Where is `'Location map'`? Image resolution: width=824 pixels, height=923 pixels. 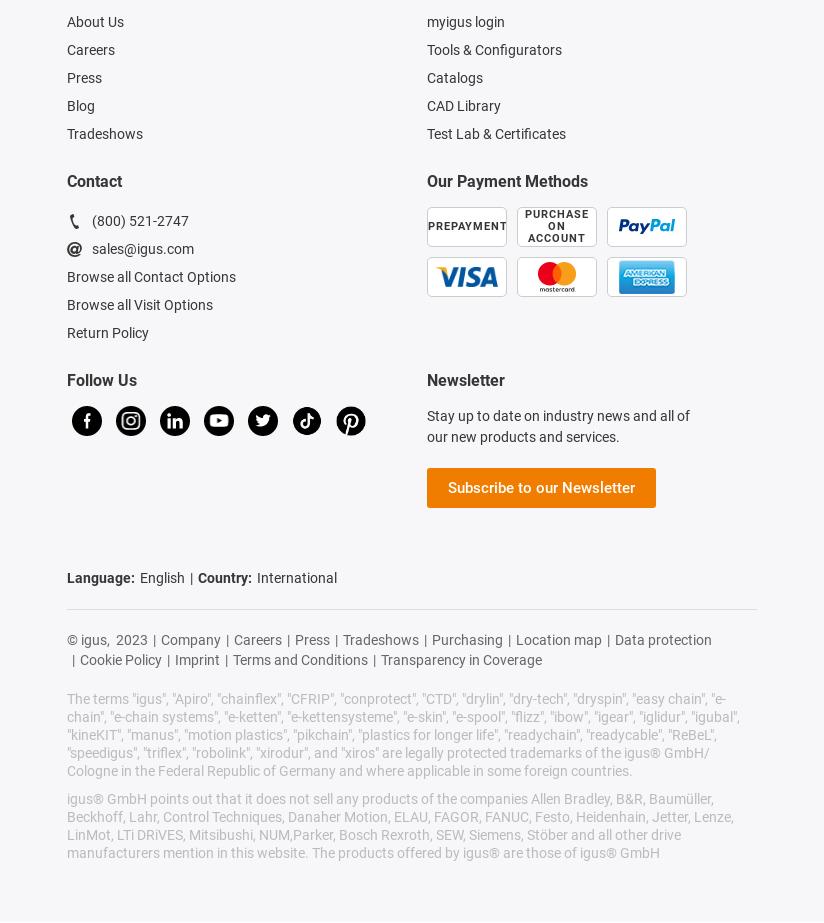
'Location map' is located at coordinates (514, 639).